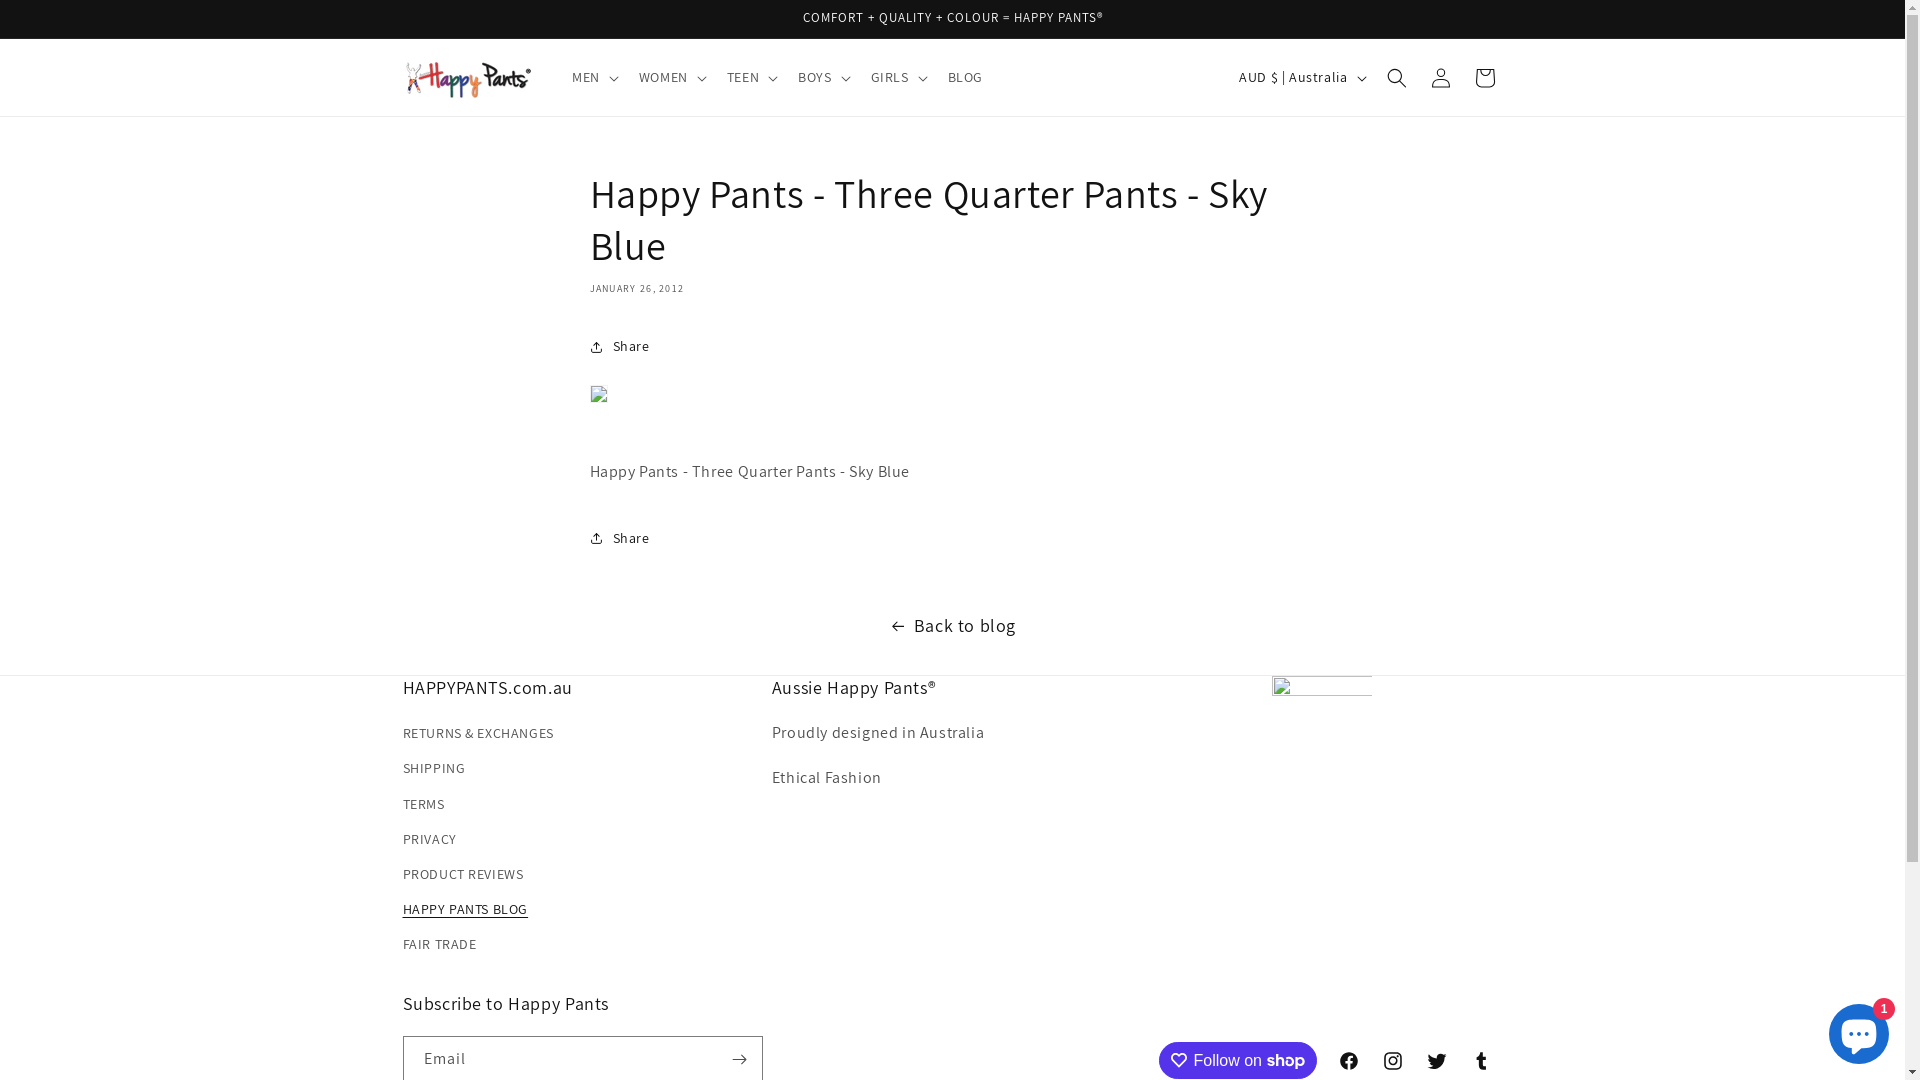 The width and height of the screenshot is (1920, 1080). Describe the element at coordinates (1440, 76) in the screenshot. I see `'Log in'` at that location.